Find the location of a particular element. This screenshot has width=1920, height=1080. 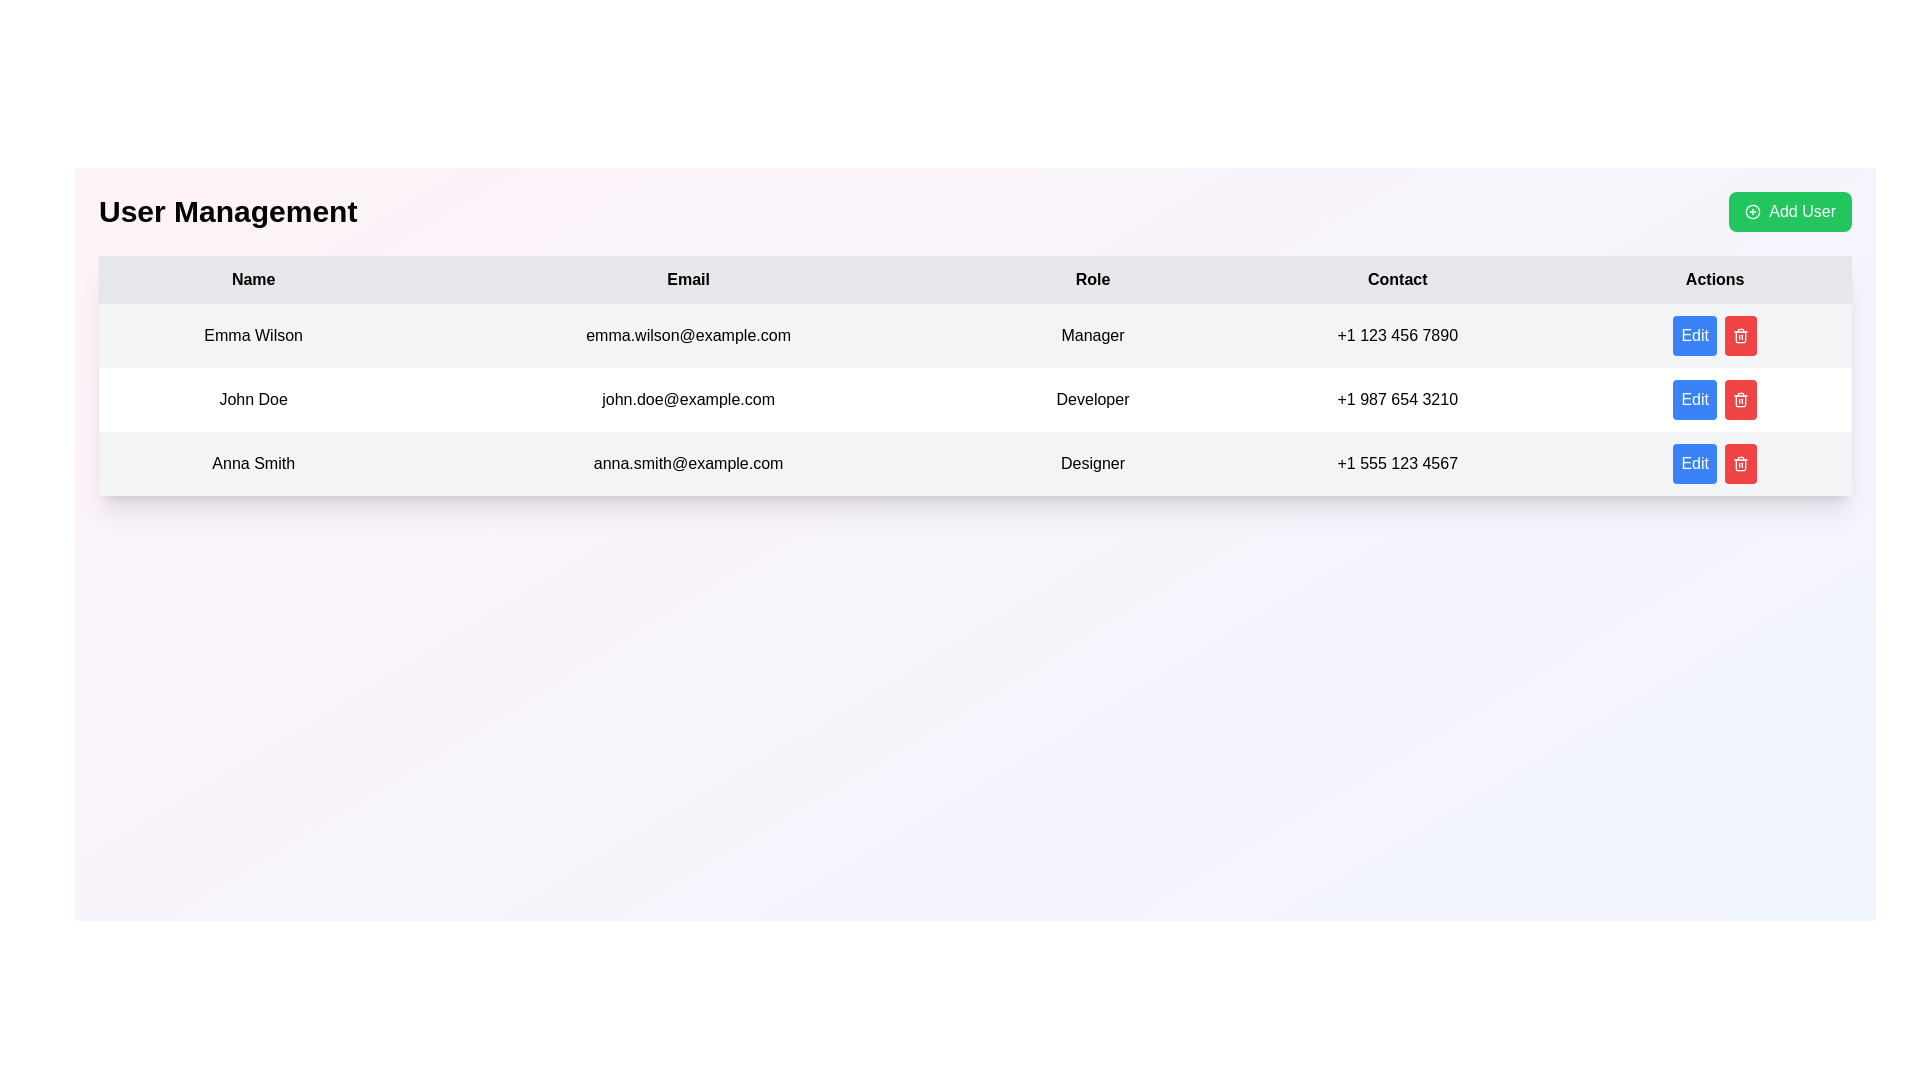

the Text Label indicating the role designation in the third row of the table under the 'Role' column is located at coordinates (1092, 463).